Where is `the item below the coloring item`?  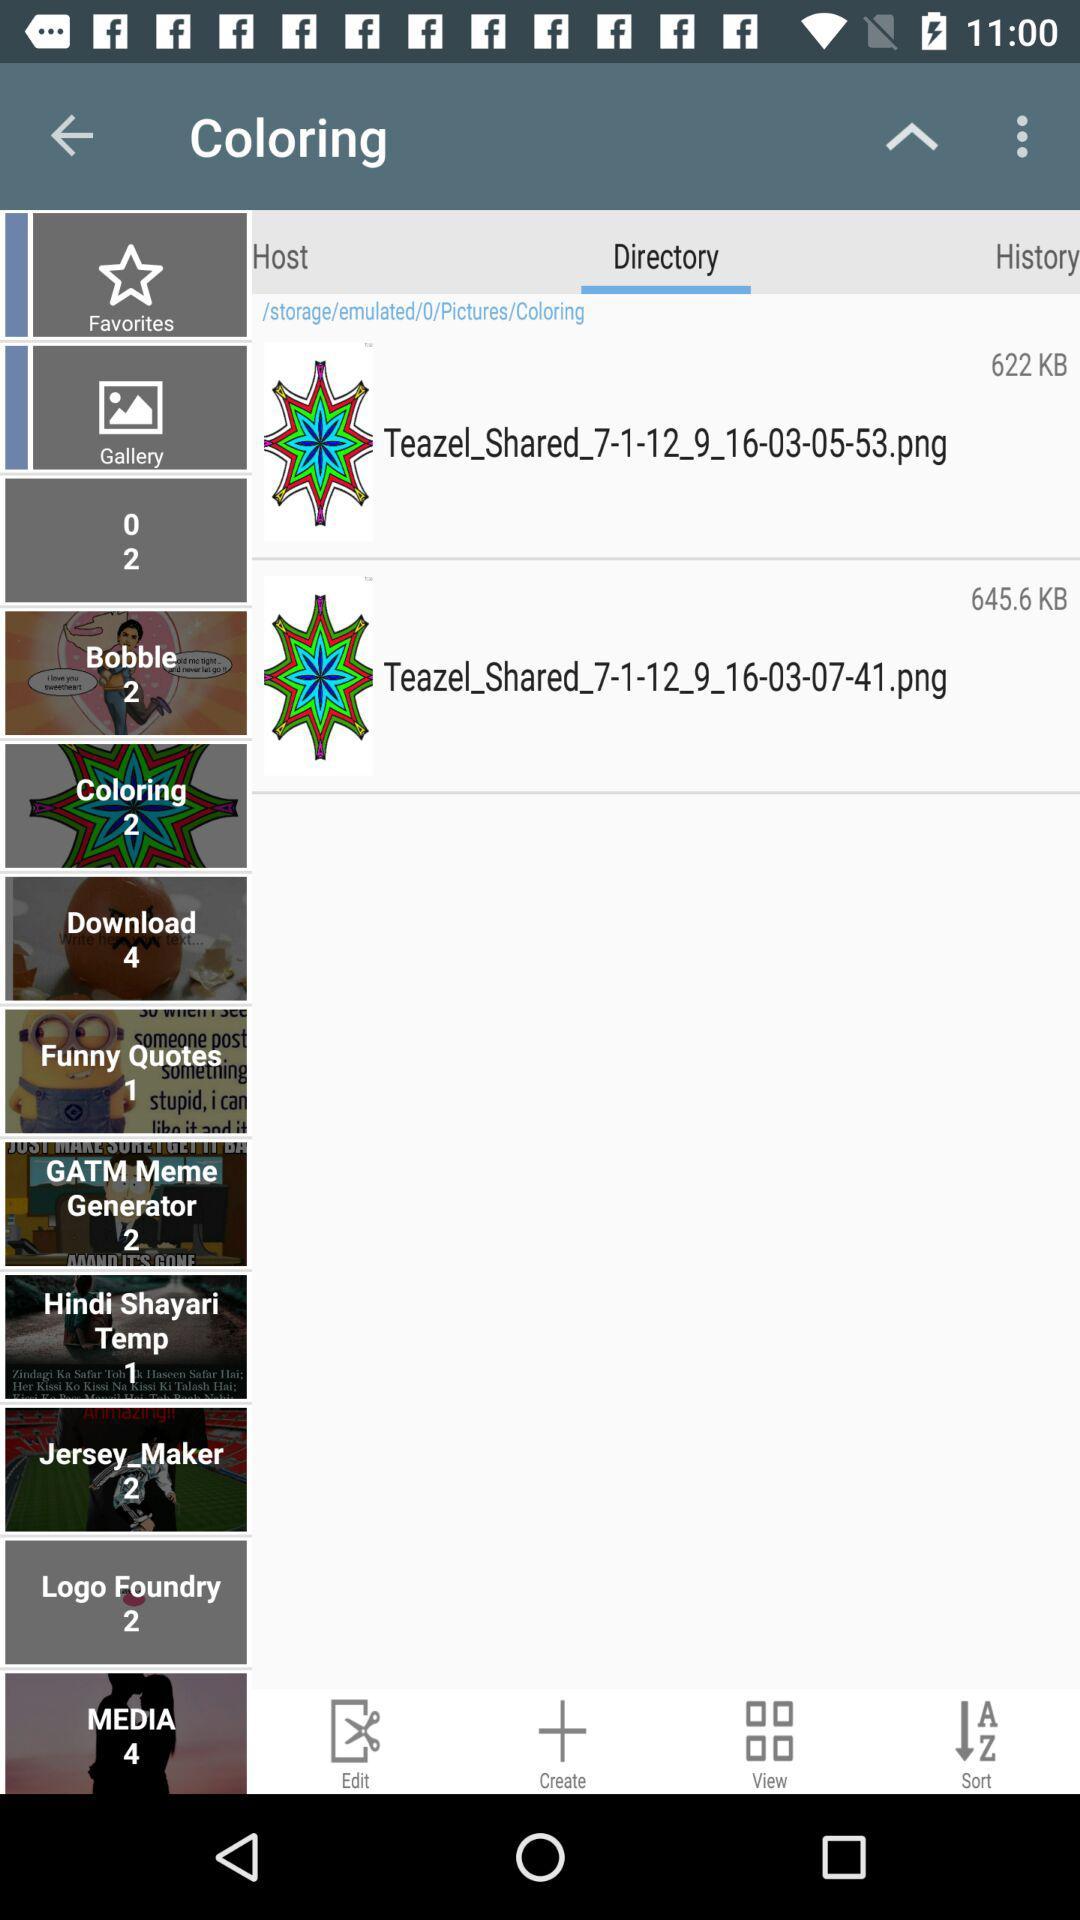
the item below the coloring item is located at coordinates (280, 253).